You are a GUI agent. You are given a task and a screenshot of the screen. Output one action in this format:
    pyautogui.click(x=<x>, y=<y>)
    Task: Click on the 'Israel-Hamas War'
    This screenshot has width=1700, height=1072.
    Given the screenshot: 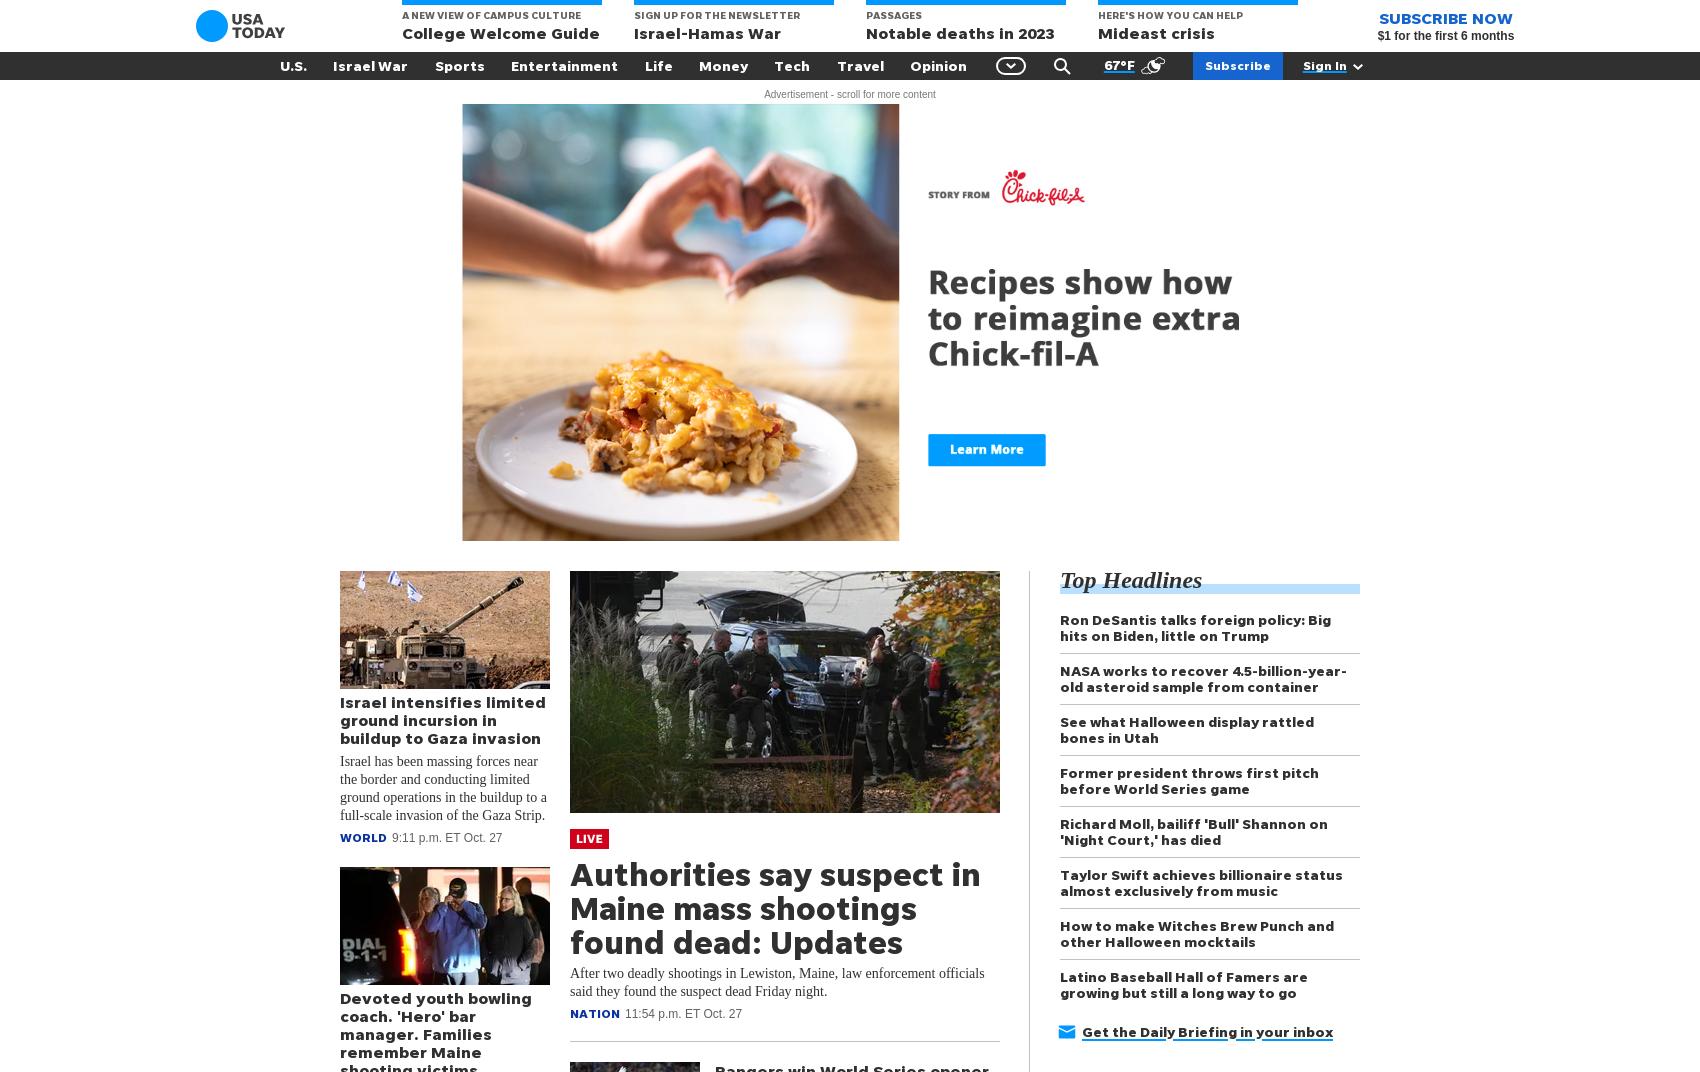 What is the action you would take?
    pyautogui.click(x=707, y=32)
    